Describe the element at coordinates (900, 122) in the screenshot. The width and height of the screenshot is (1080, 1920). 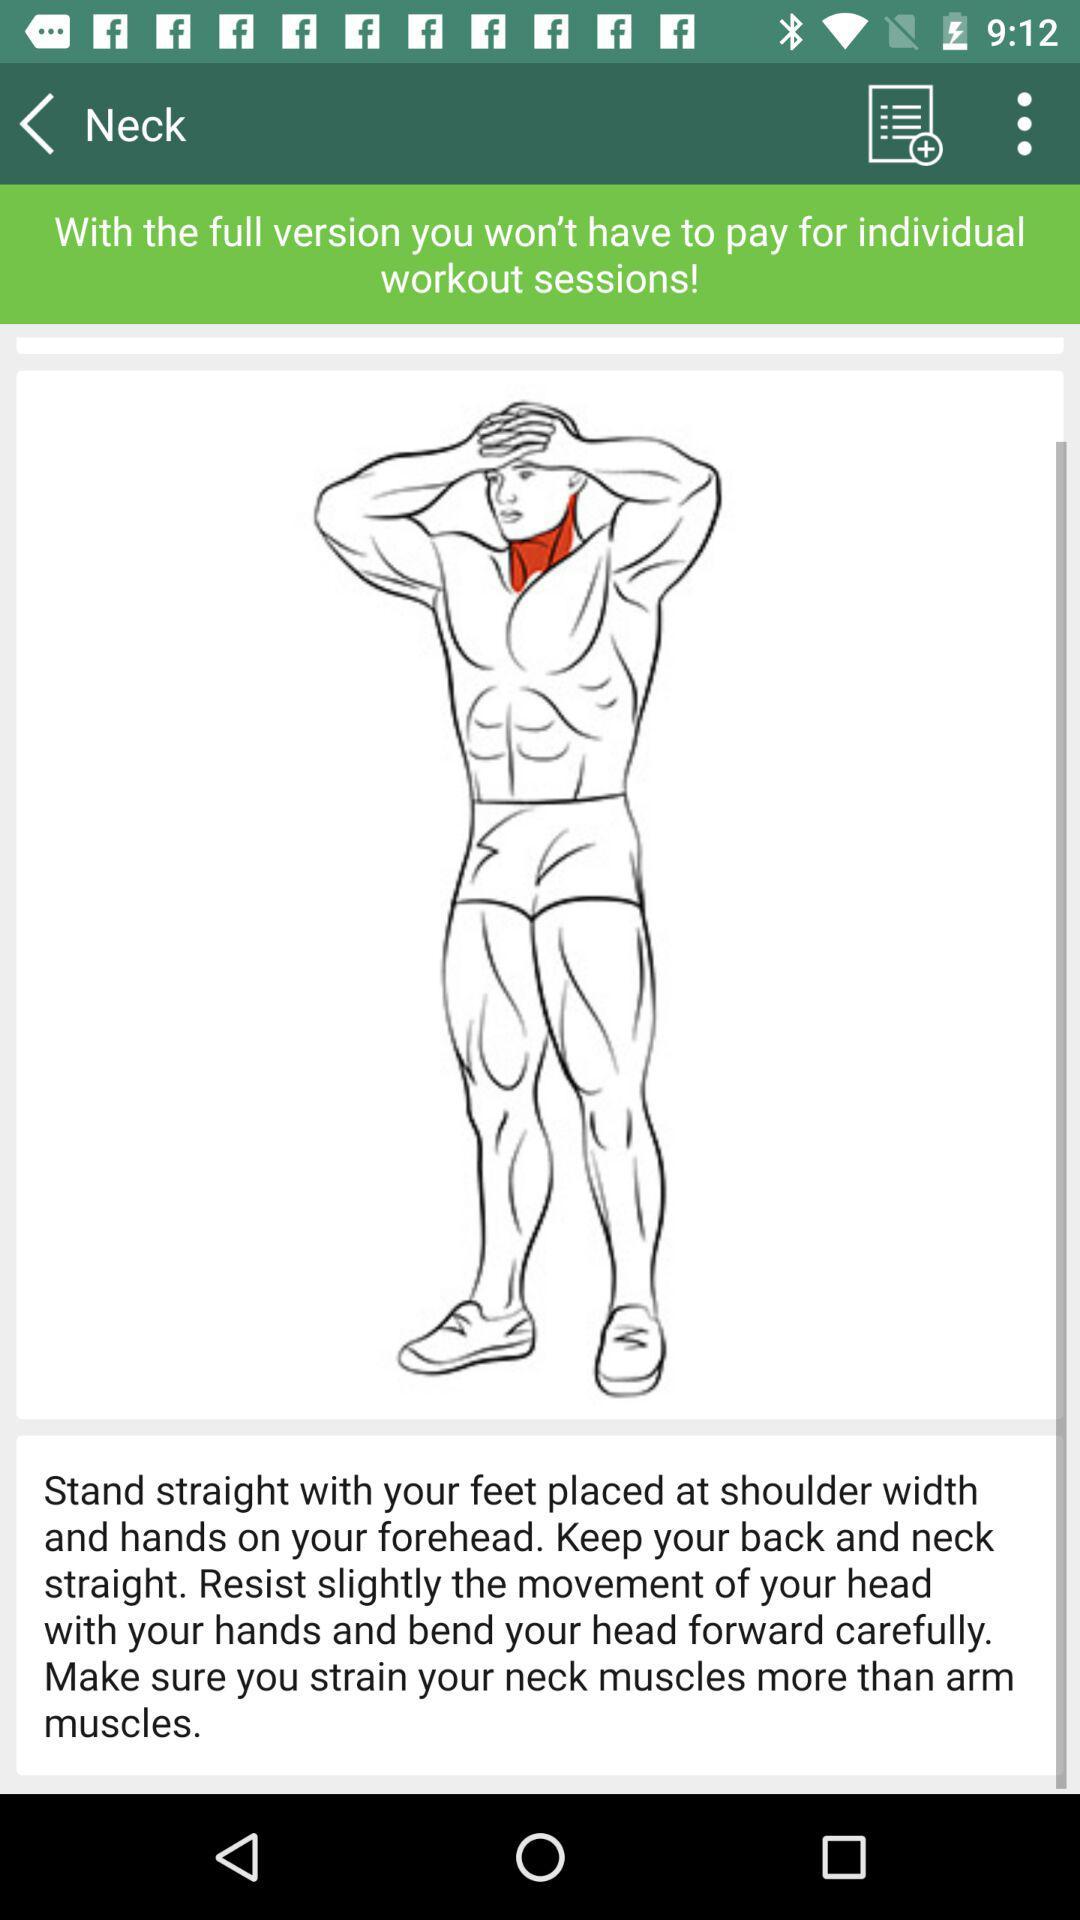
I see `app to the right of the neck item` at that location.